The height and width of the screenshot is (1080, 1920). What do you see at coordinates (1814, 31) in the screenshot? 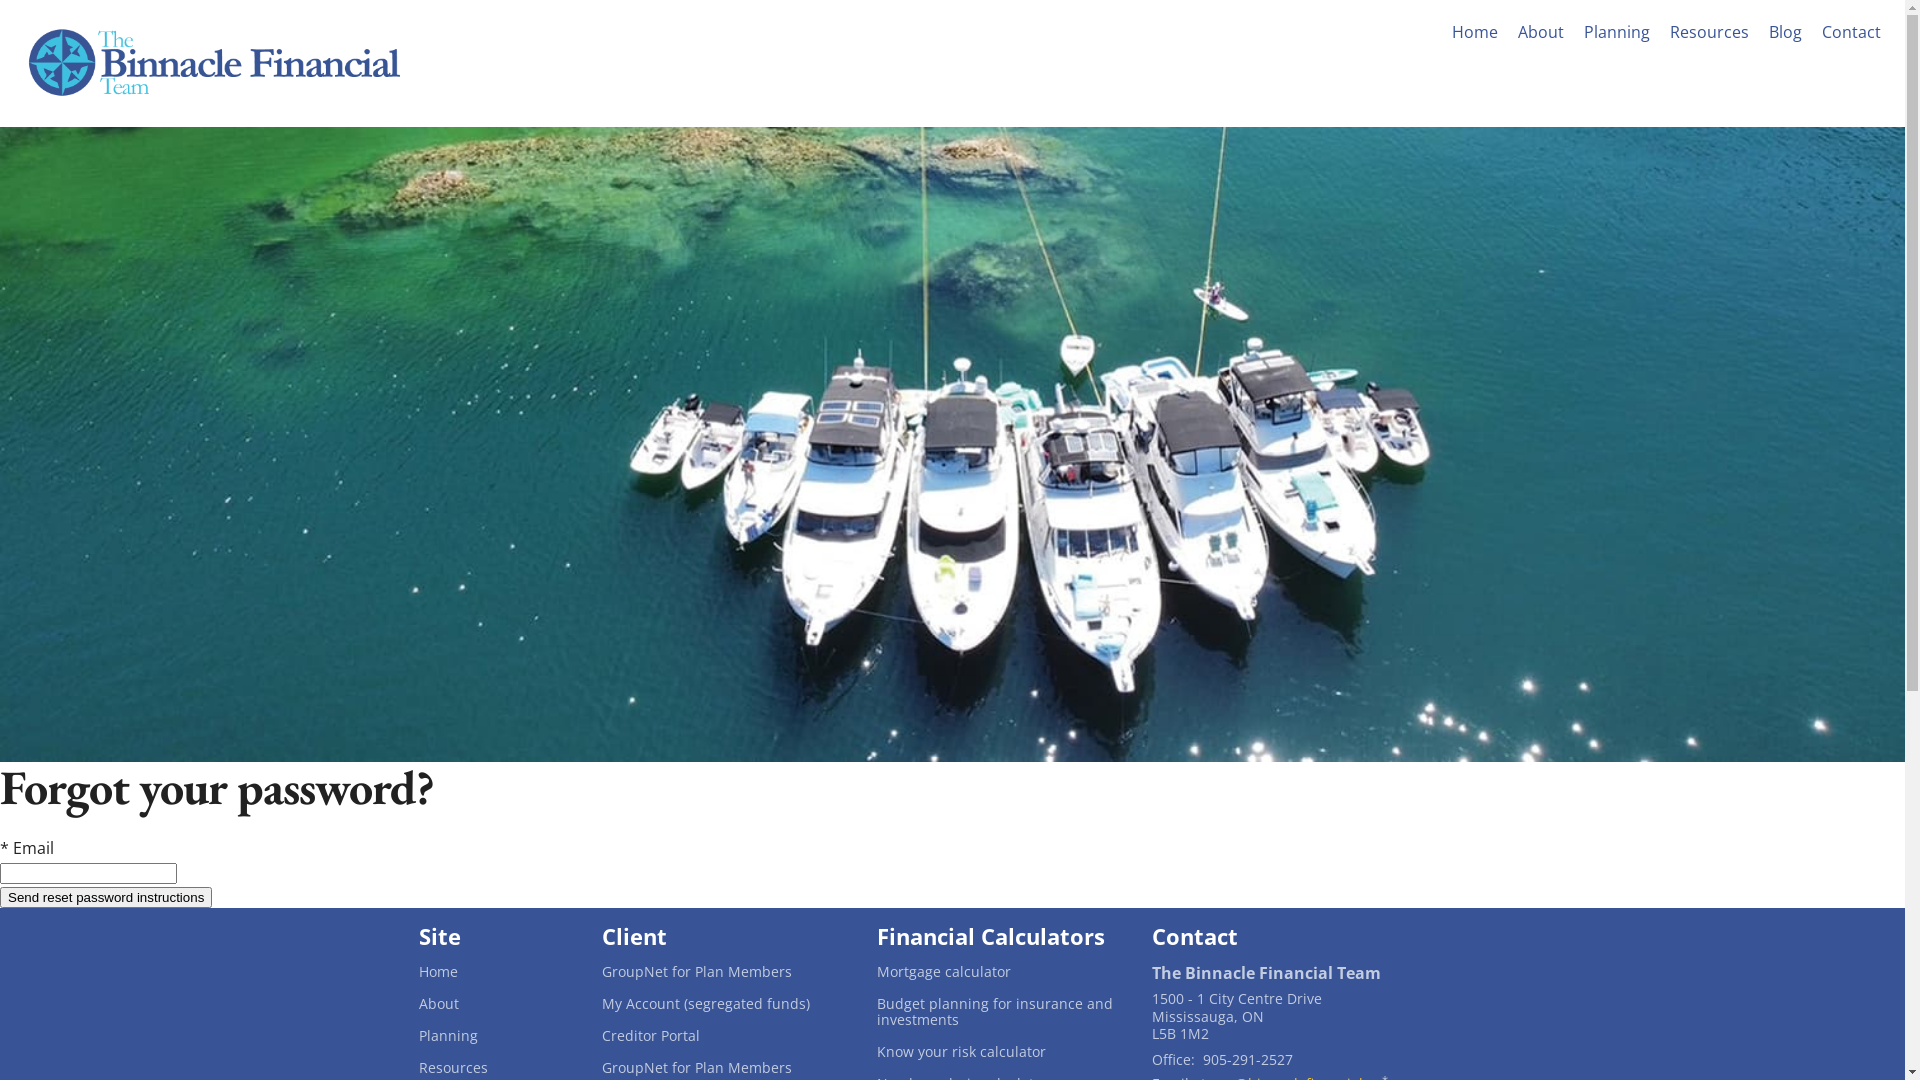
I see `'Contact'` at bounding box center [1814, 31].